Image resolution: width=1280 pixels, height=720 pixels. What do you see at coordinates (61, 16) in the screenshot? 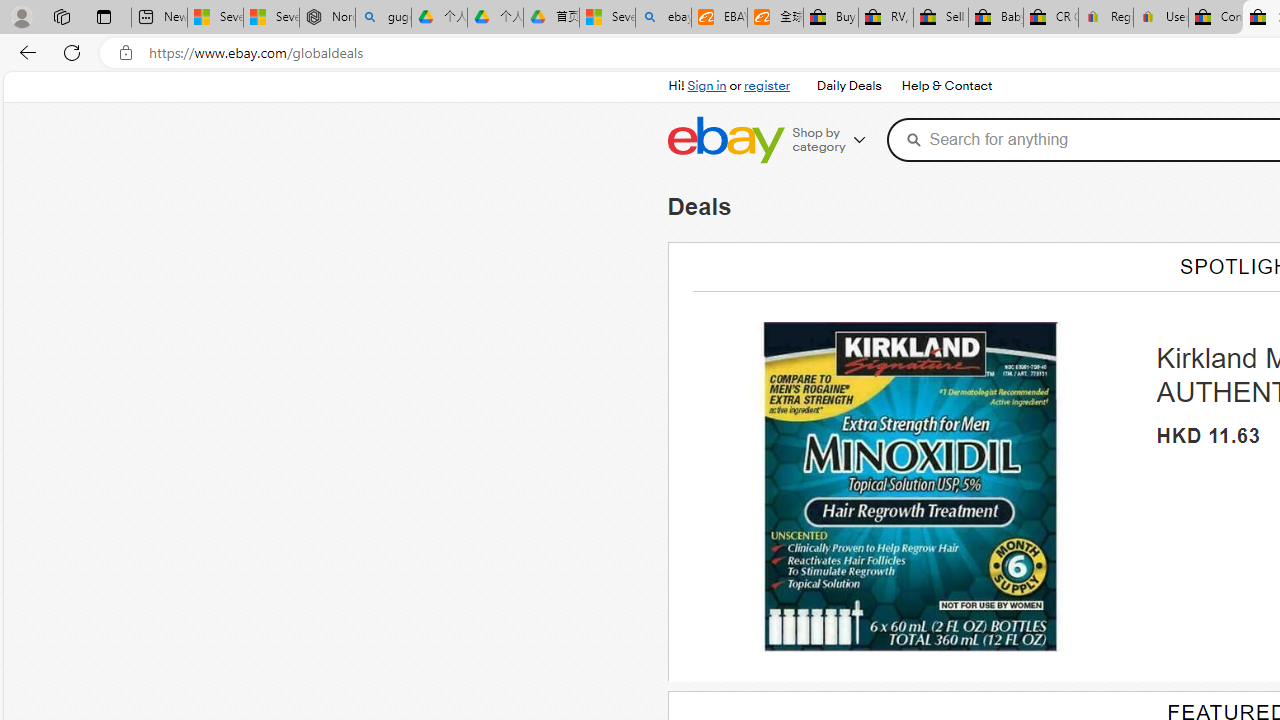
I see `'Workspaces'` at bounding box center [61, 16].